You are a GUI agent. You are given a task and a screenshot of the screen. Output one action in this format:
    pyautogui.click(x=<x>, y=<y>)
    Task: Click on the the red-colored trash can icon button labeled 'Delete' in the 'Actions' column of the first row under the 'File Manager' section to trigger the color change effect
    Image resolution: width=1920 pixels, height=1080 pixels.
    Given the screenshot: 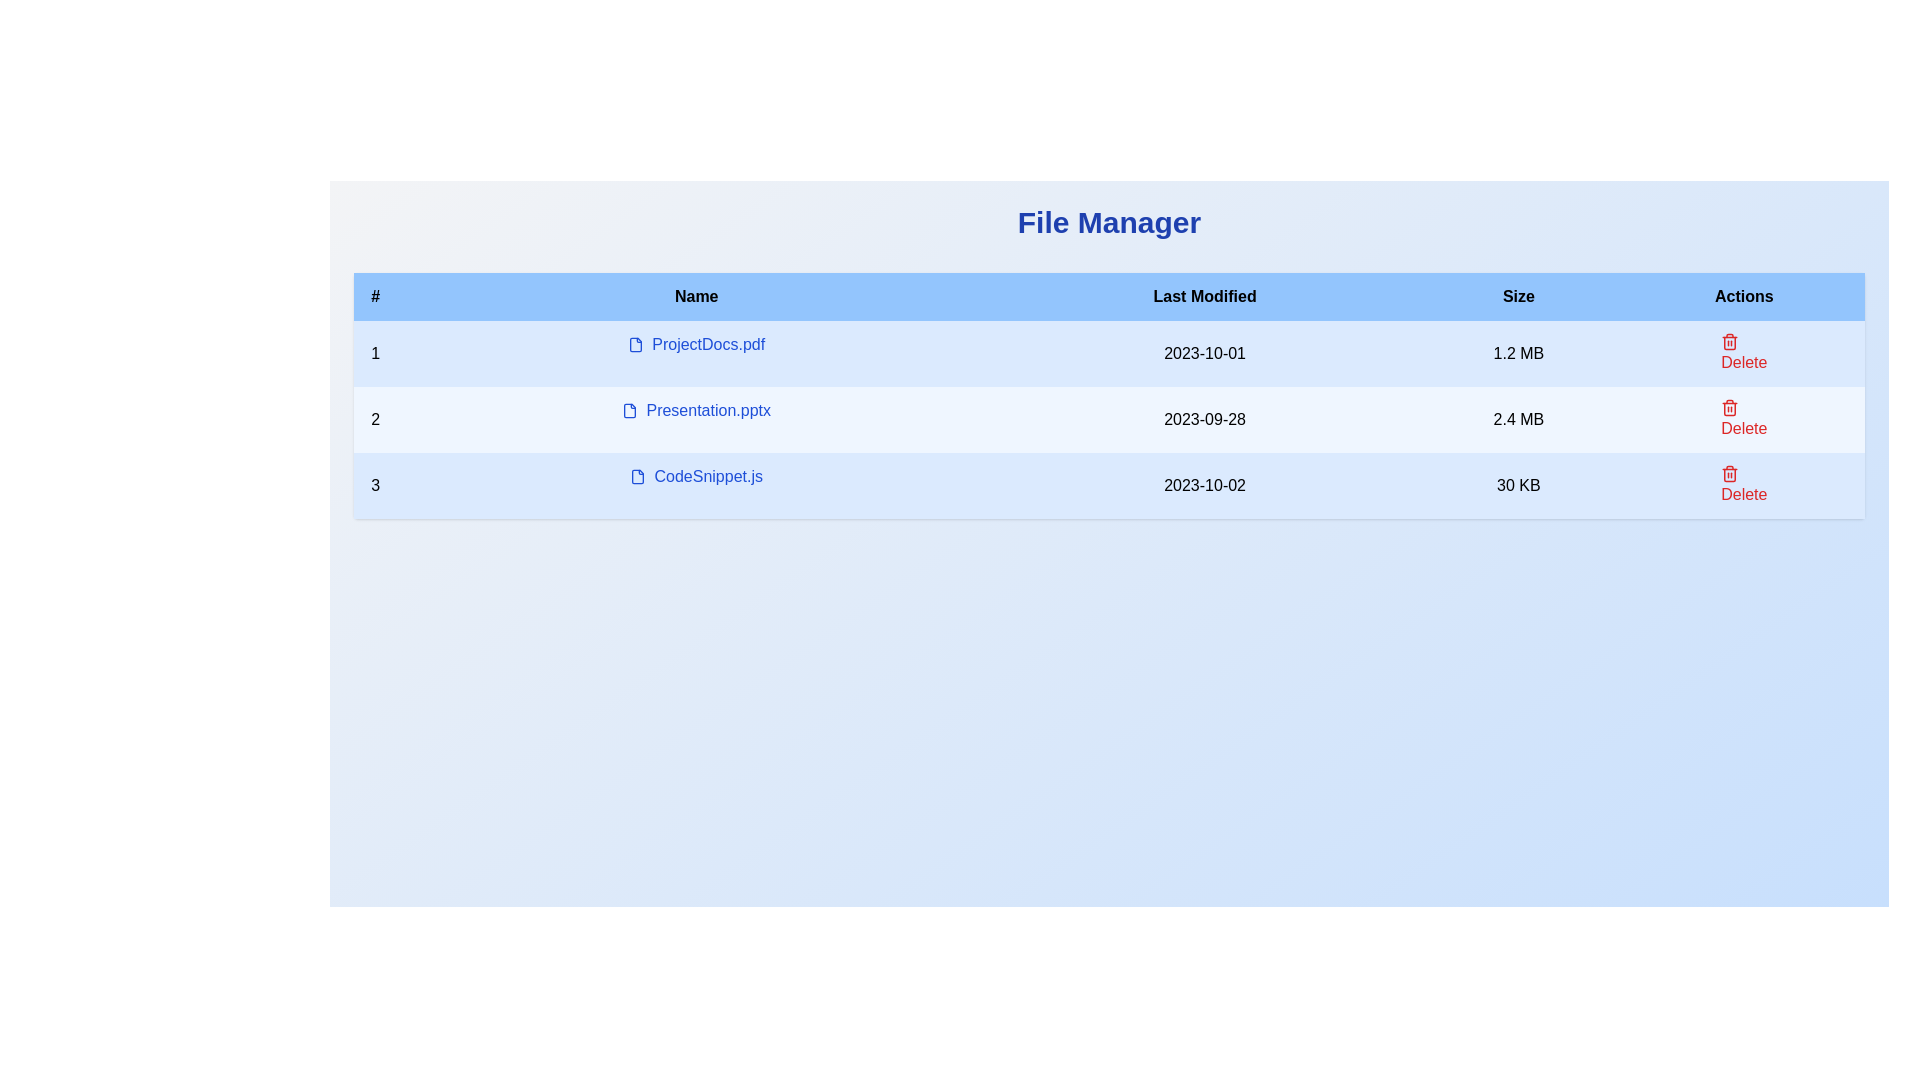 What is the action you would take?
    pyautogui.click(x=1743, y=353)
    